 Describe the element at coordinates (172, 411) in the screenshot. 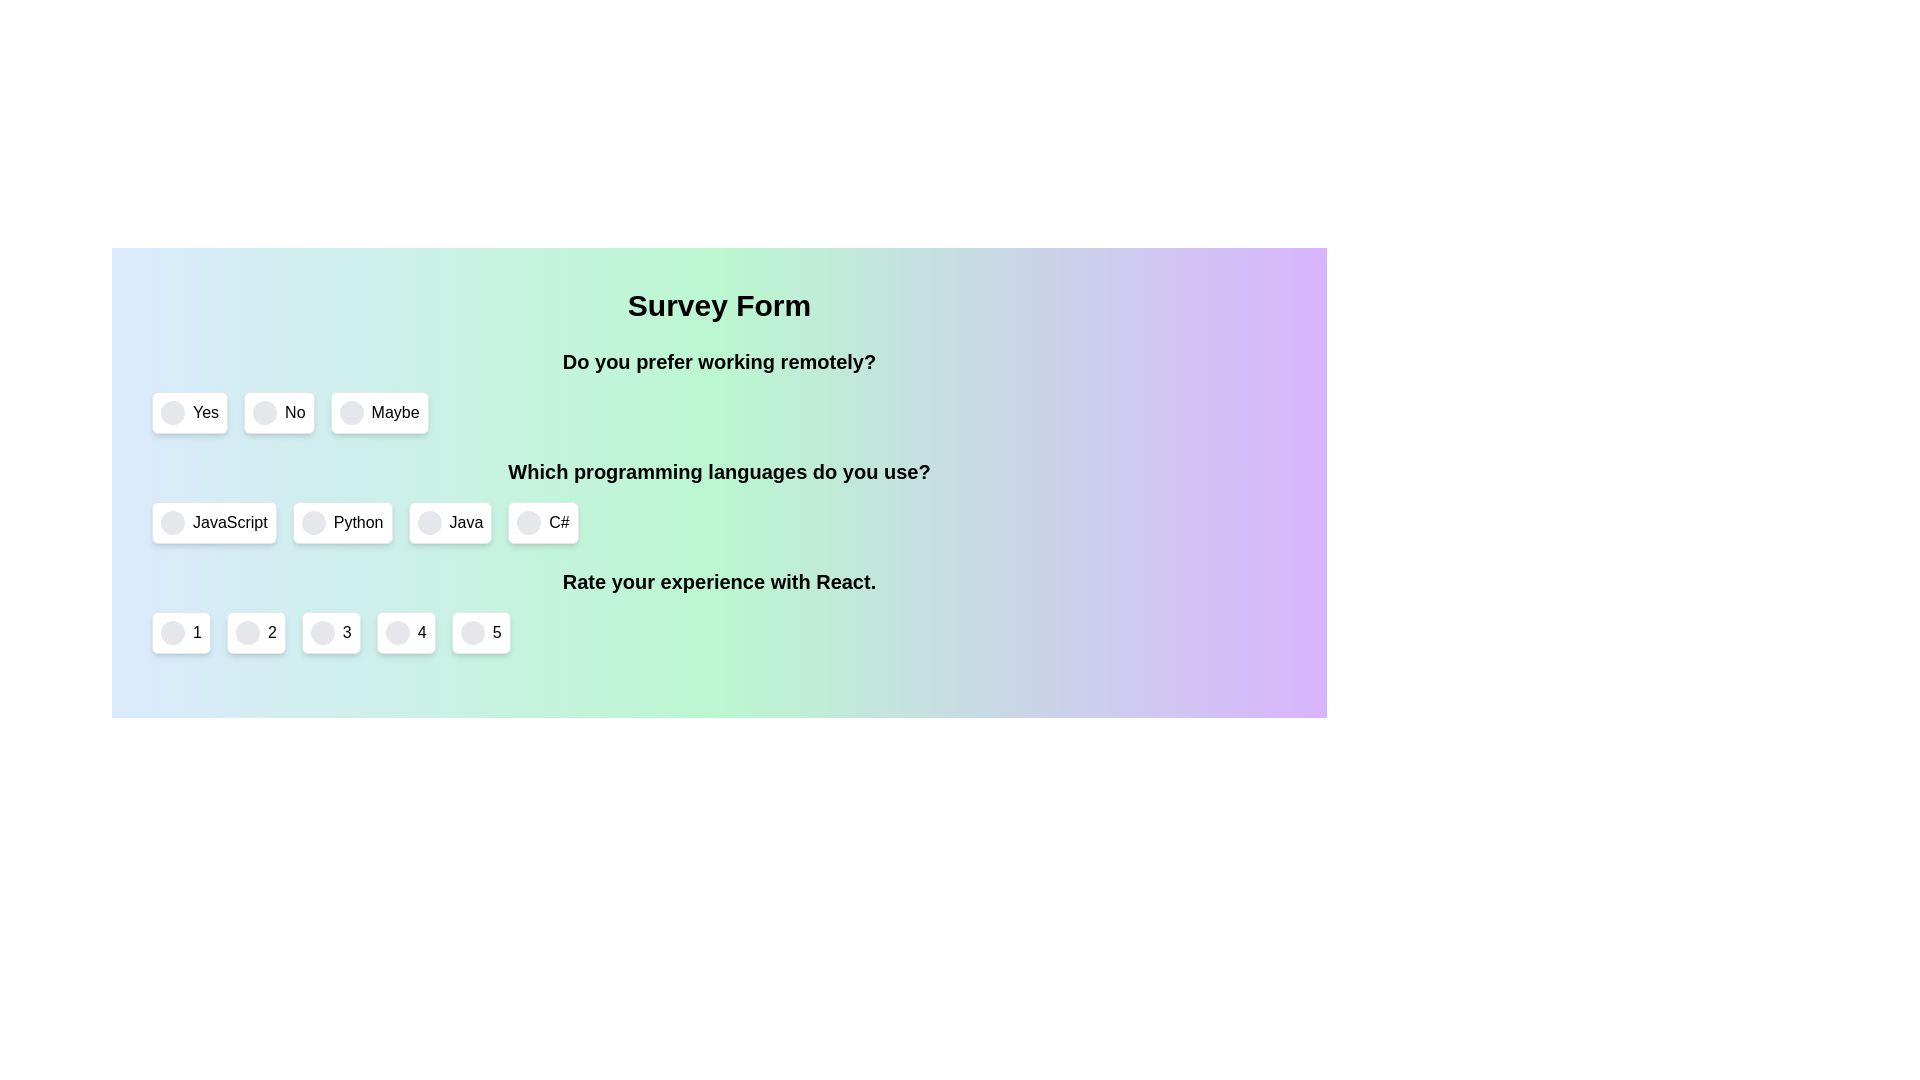

I see `the first radio button labeled 'Yes' in the horizontal group of options` at that location.